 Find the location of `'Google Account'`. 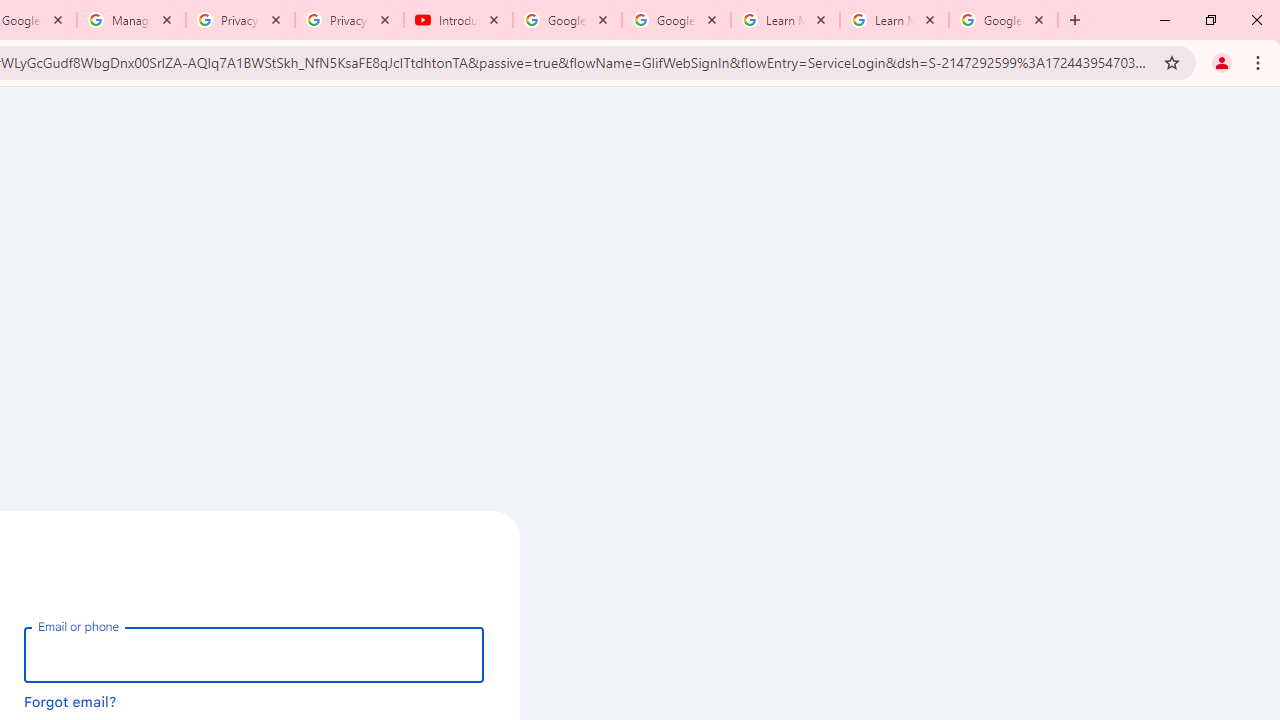

'Google Account' is located at coordinates (1003, 20).